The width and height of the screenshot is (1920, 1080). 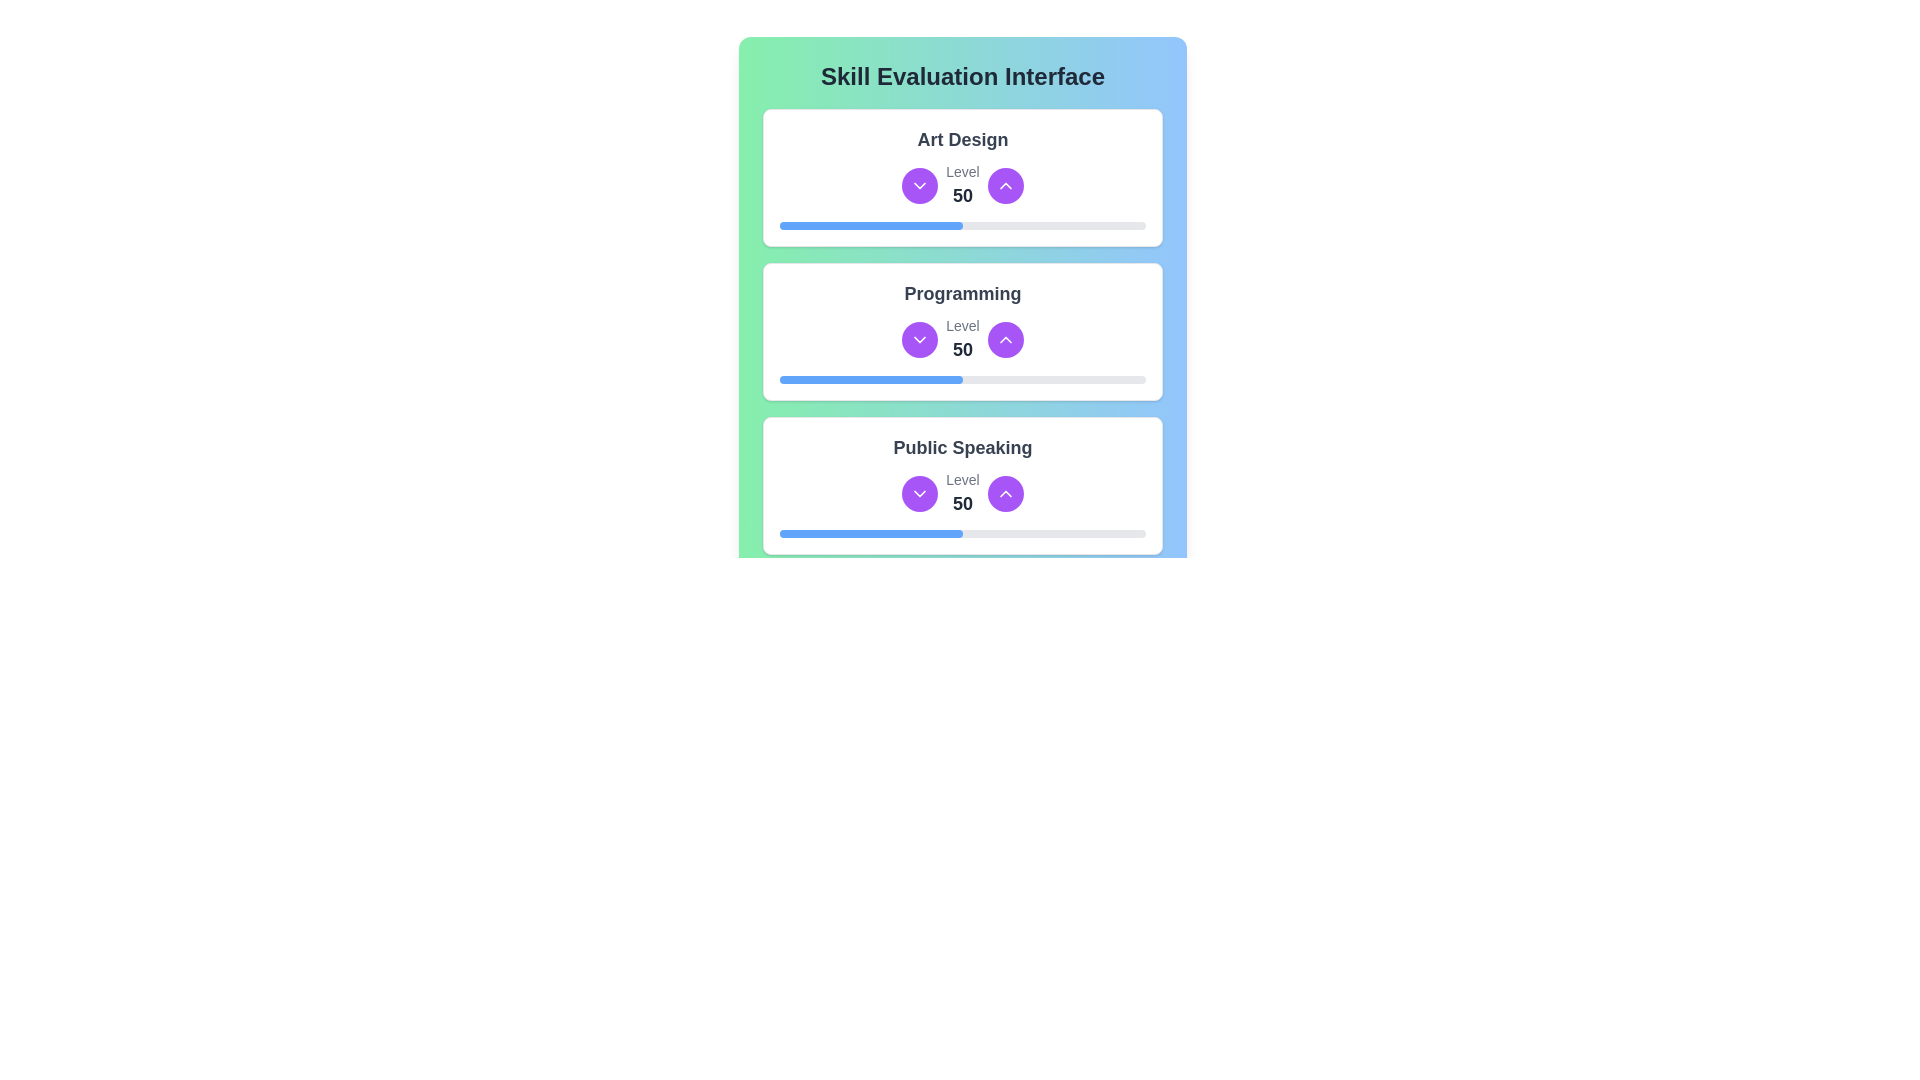 I want to click on the text label indicating the level context for the nearby numerical value '50', which is located at the top of the skill section layout, so click(x=963, y=171).